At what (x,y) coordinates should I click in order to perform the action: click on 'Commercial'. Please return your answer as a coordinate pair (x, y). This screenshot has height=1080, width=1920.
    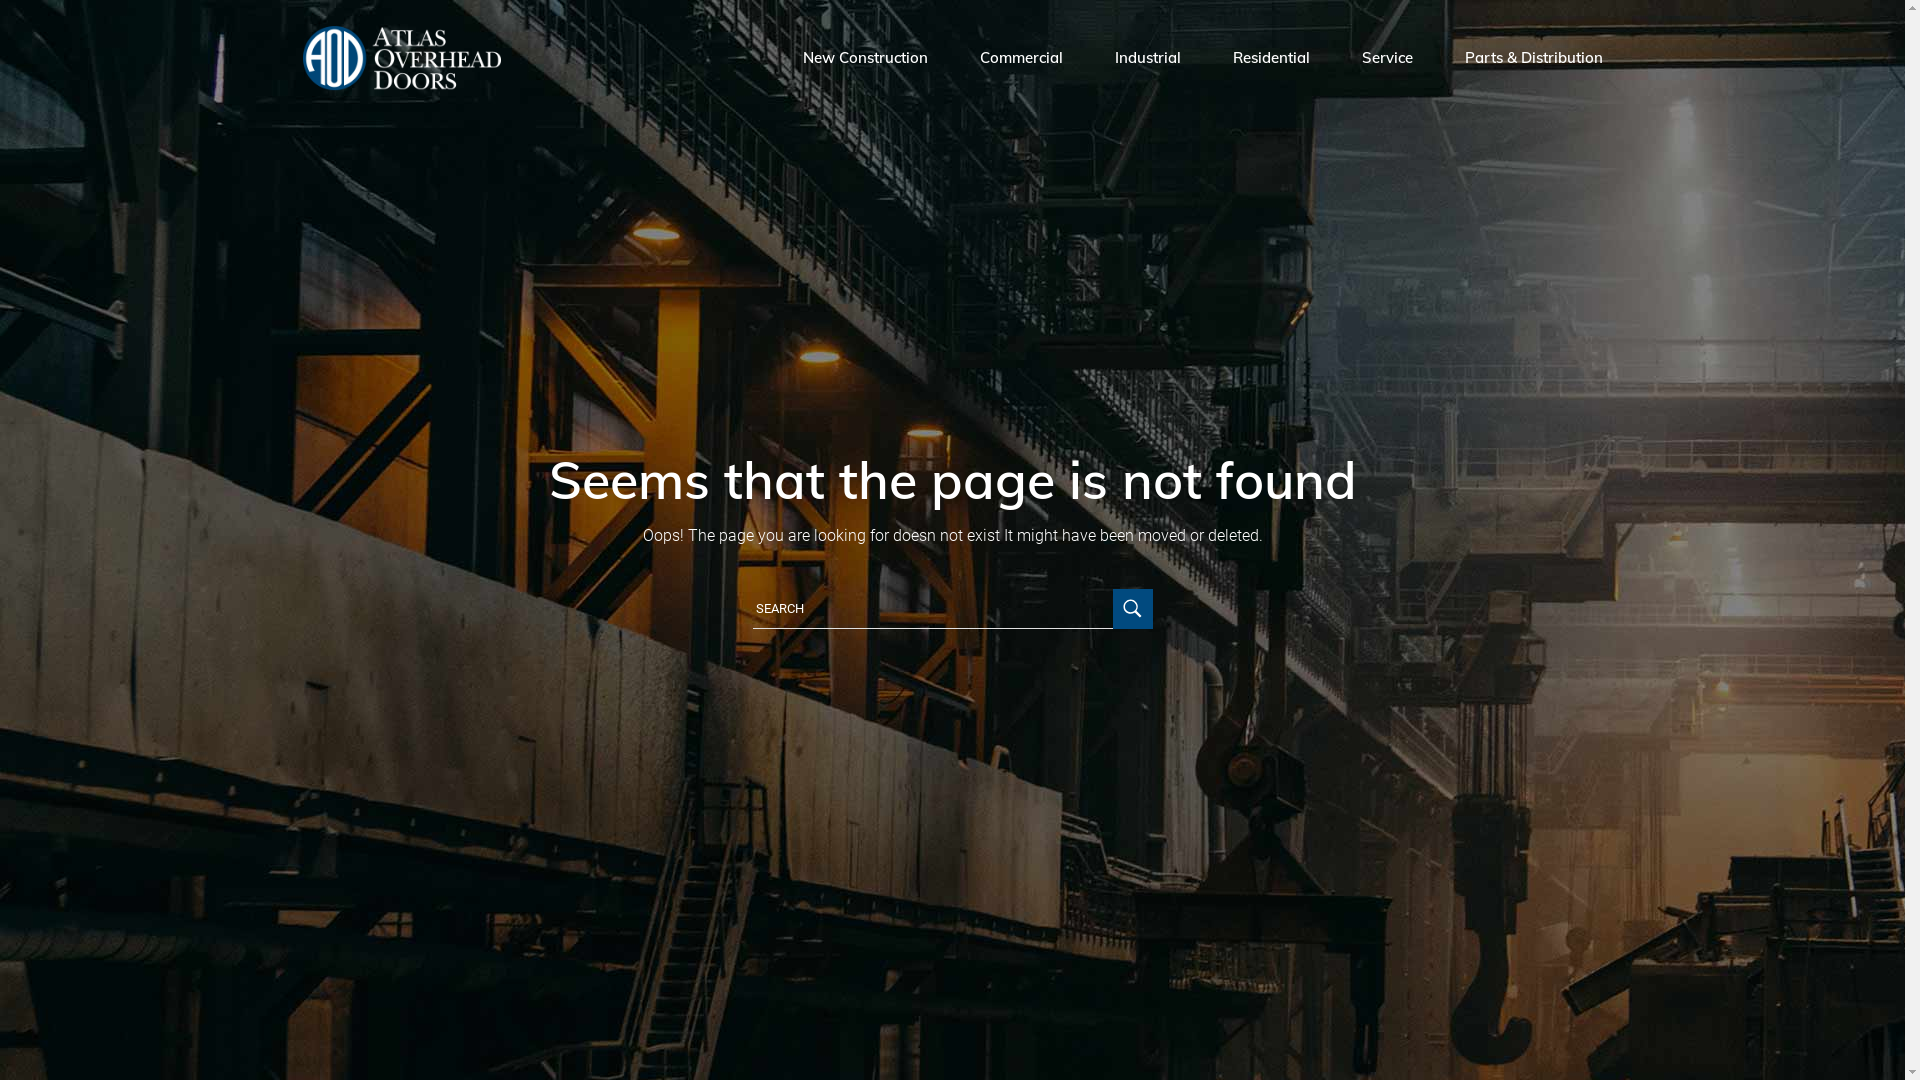
    Looking at the image, I should click on (1021, 56).